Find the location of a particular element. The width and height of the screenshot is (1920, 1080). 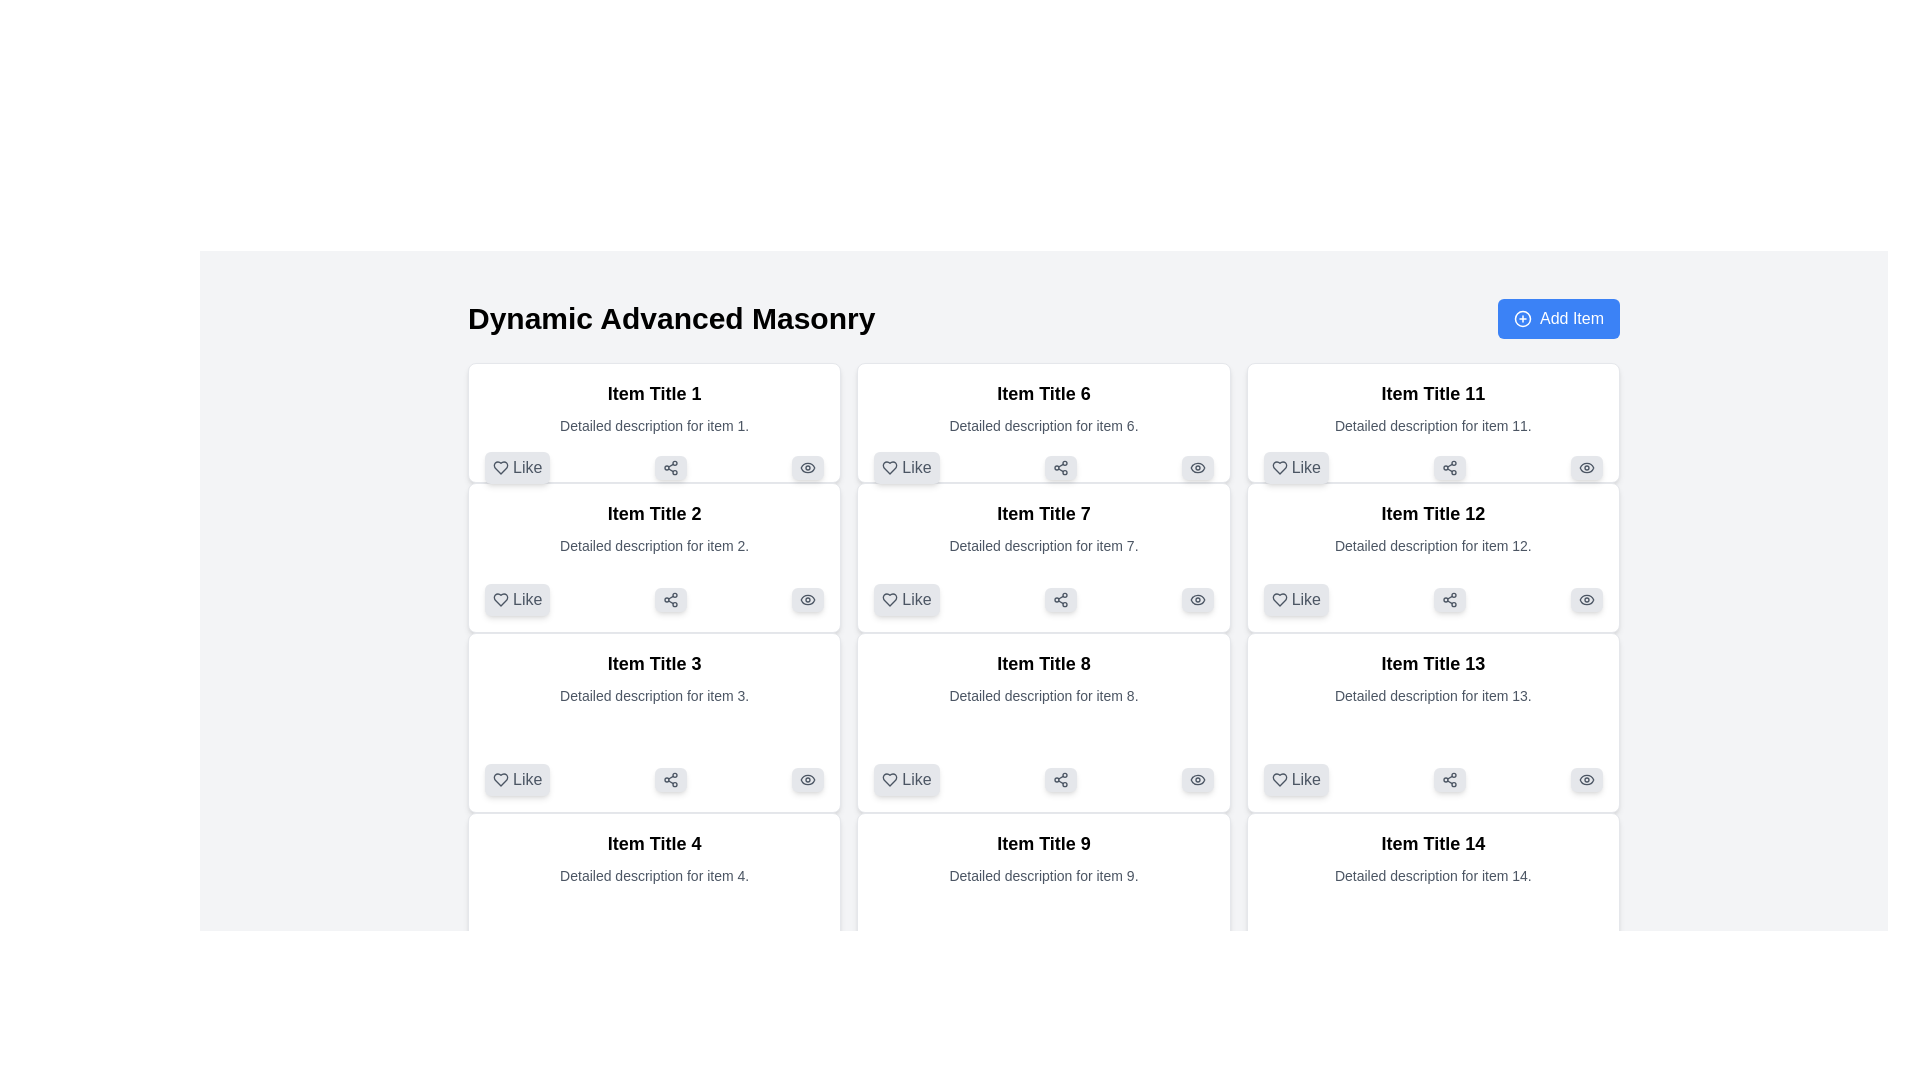

the grey eye-shaped icon located in the bottom-right corner of the card labeled 'Item Title 13' is located at coordinates (1586, 778).